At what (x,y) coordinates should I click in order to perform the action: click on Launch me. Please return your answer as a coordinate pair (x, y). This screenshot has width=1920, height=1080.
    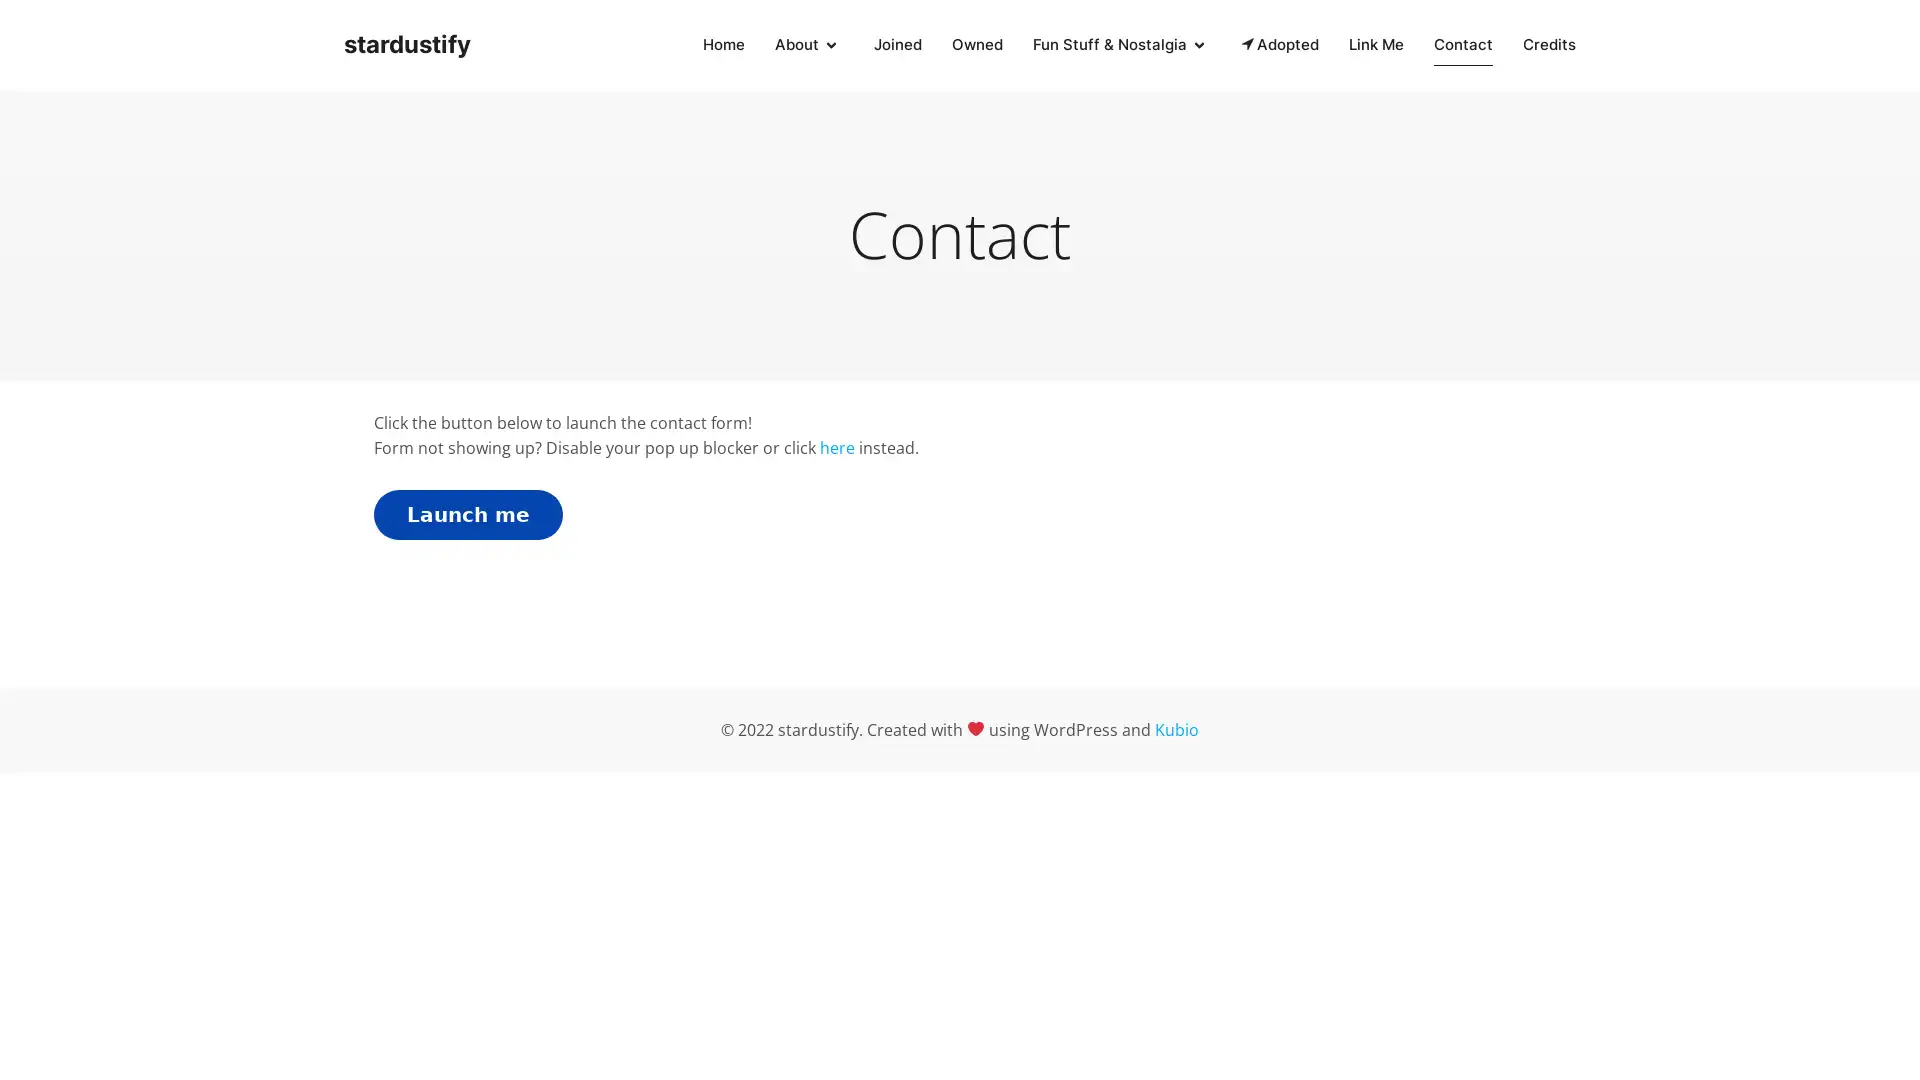
    Looking at the image, I should click on (467, 512).